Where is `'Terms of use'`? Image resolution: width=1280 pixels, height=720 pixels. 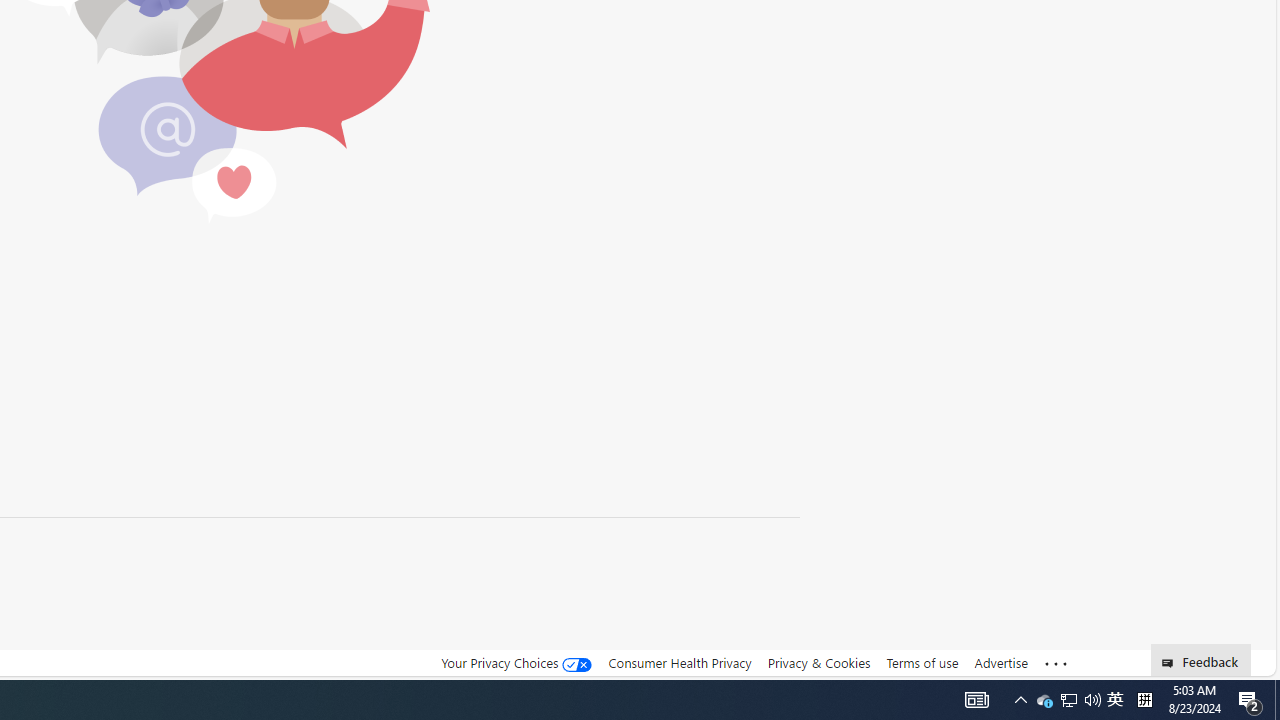
'Terms of use' is located at coordinates (921, 663).